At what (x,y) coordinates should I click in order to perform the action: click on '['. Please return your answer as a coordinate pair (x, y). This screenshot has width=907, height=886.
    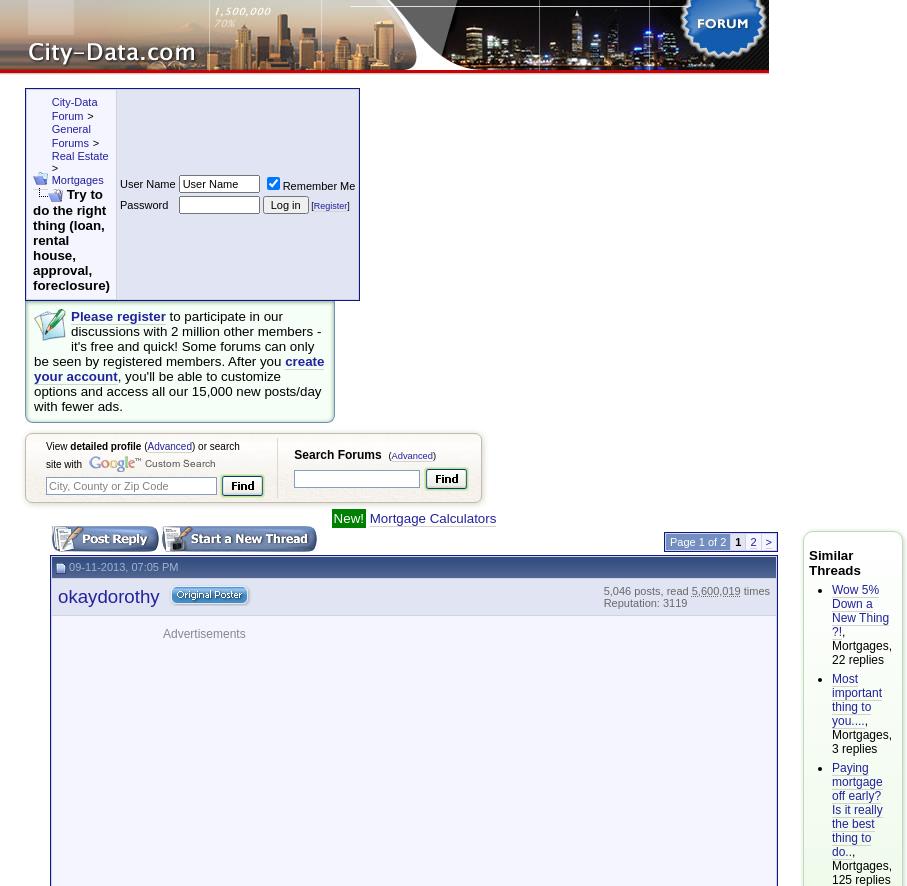
    Looking at the image, I should click on (310, 205).